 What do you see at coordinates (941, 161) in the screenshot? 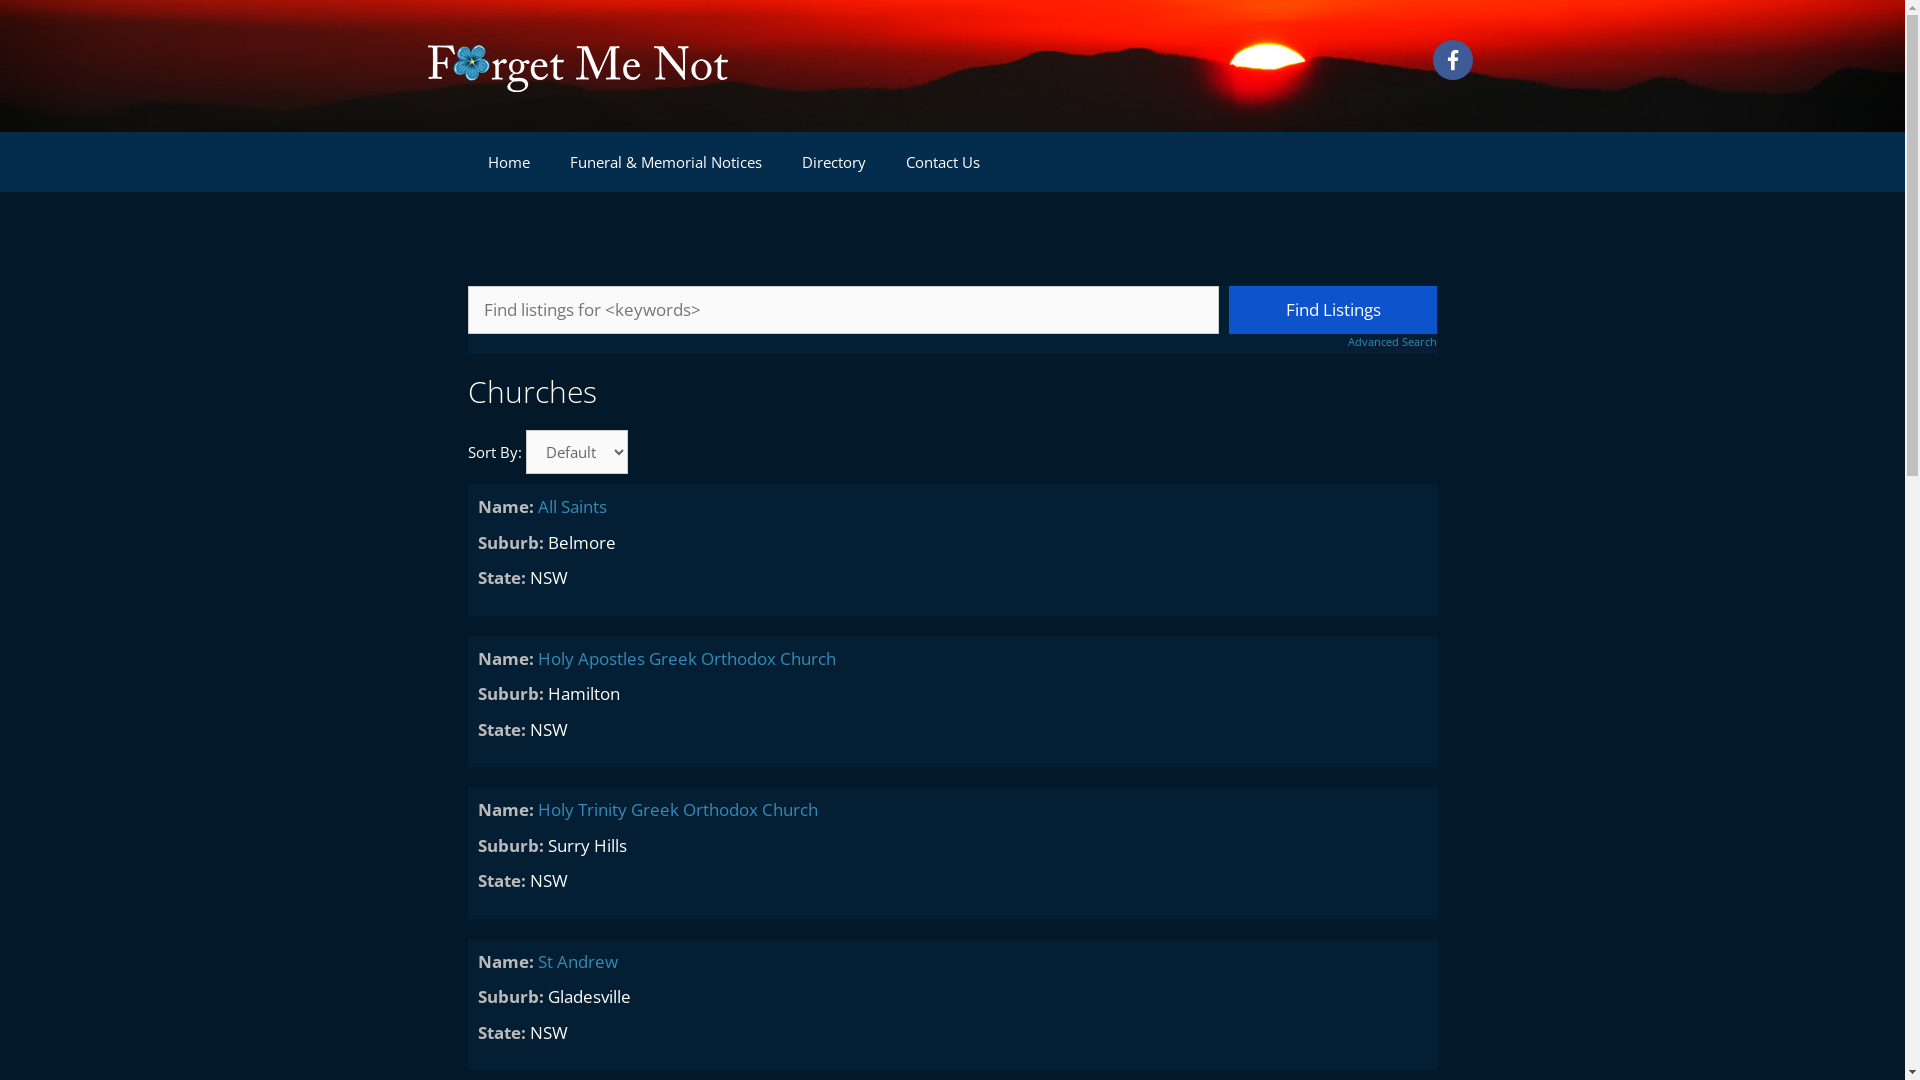
I see `'Contact Us'` at bounding box center [941, 161].